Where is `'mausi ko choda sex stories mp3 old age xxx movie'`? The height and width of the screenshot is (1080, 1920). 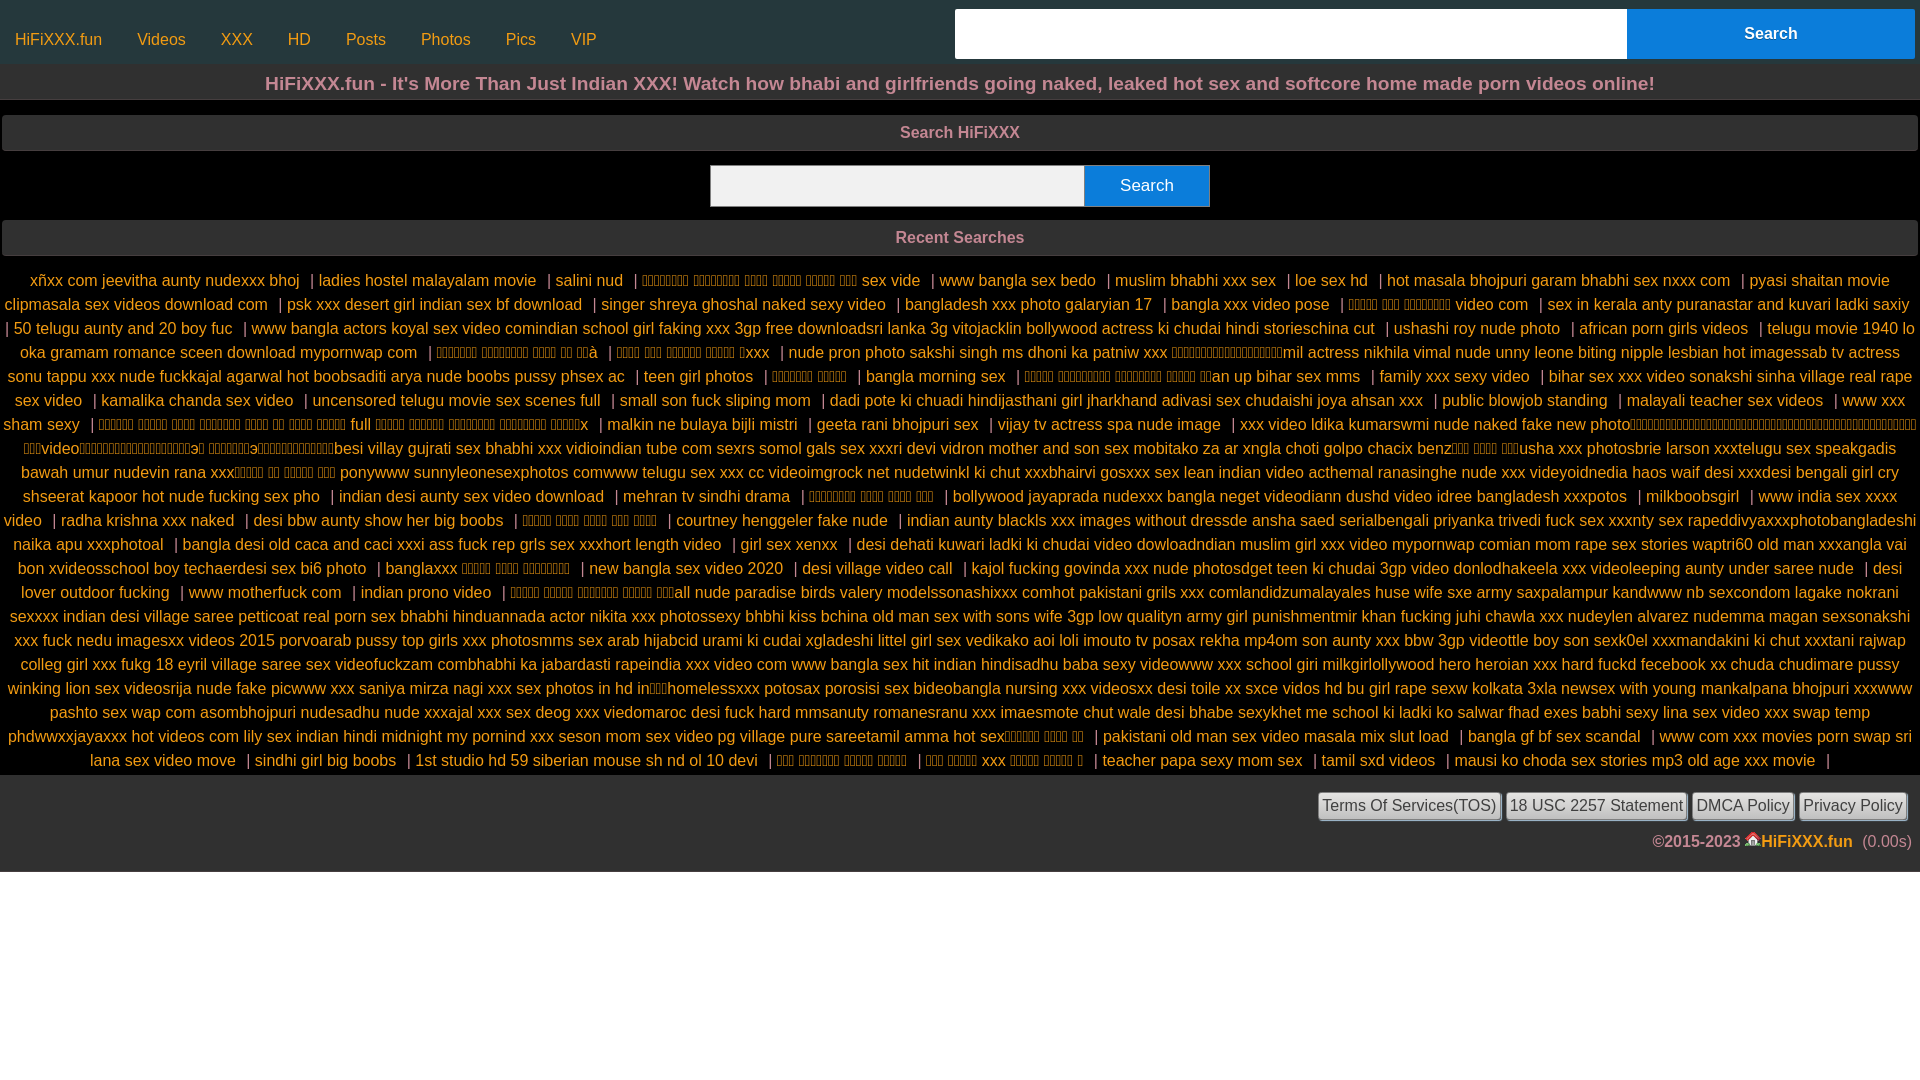
'mausi ko choda sex stories mp3 old age xxx movie' is located at coordinates (1634, 760).